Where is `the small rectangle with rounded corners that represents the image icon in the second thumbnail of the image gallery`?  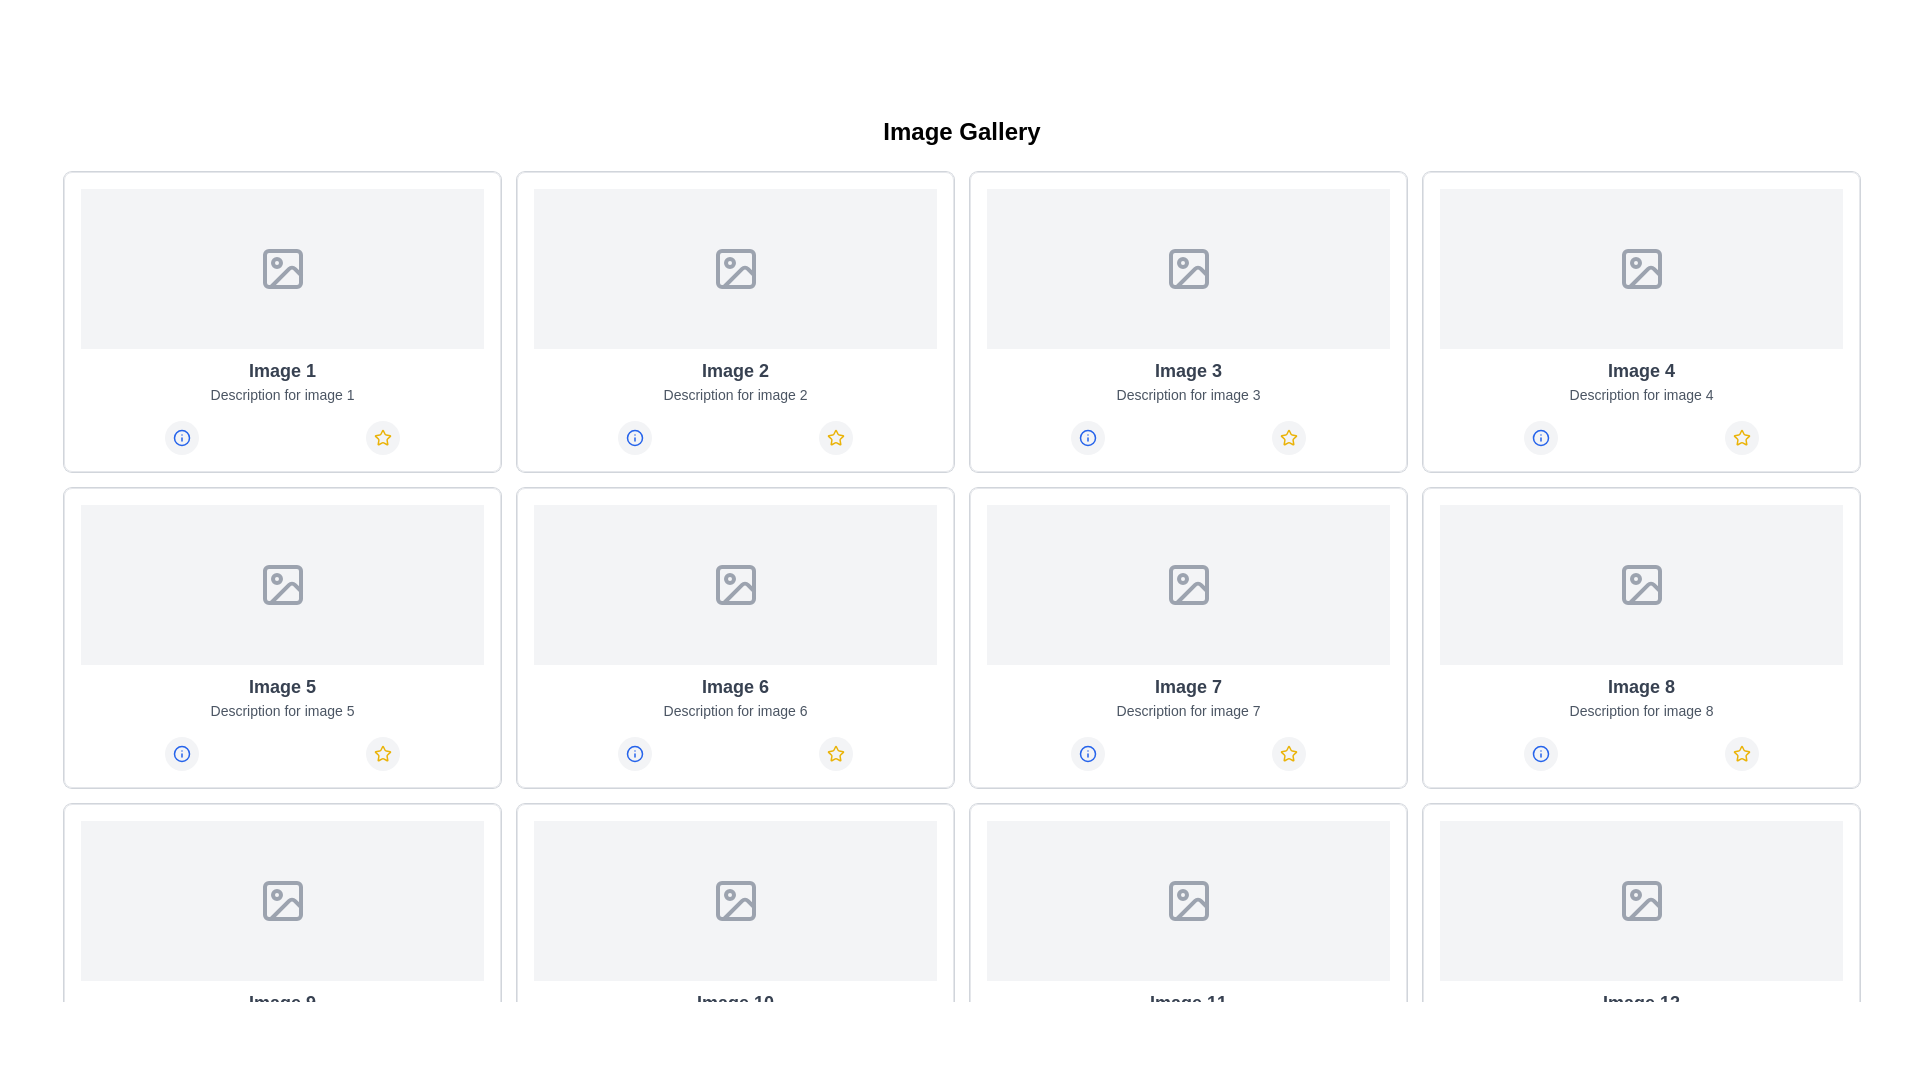 the small rectangle with rounded corners that represents the image icon in the second thumbnail of the image gallery is located at coordinates (734, 268).